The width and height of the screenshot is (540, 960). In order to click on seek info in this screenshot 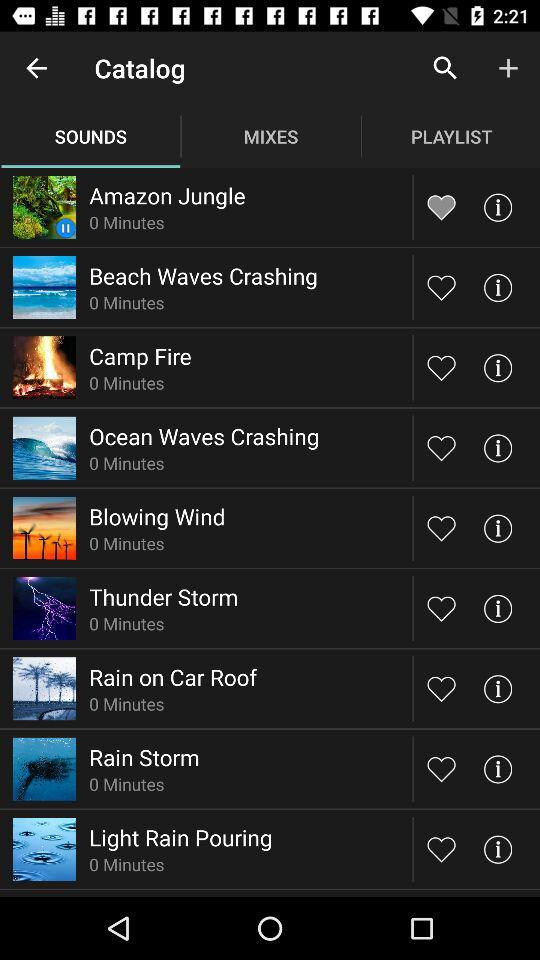, I will do `click(496, 848)`.